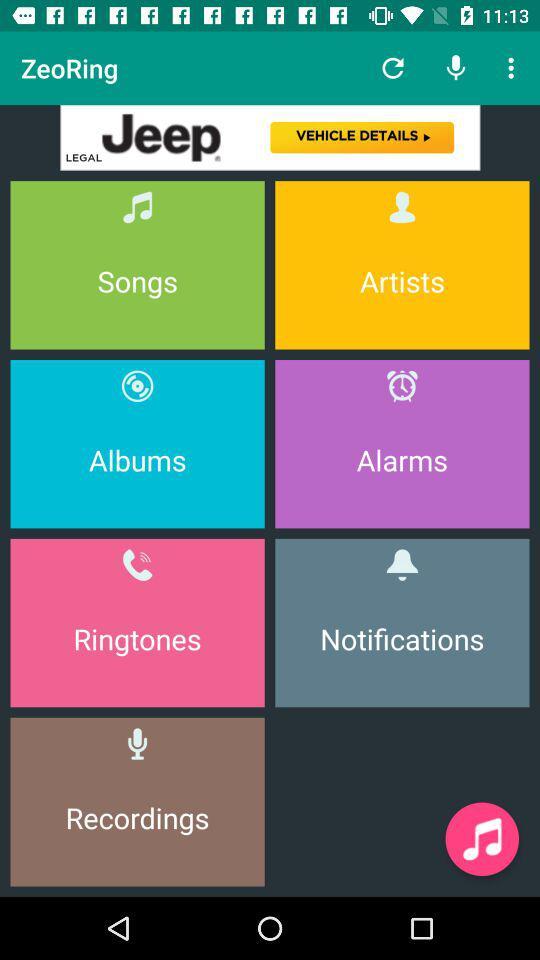 This screenshot has width=540, height=960. I want to click on the button below alarms, so click(402, 622).